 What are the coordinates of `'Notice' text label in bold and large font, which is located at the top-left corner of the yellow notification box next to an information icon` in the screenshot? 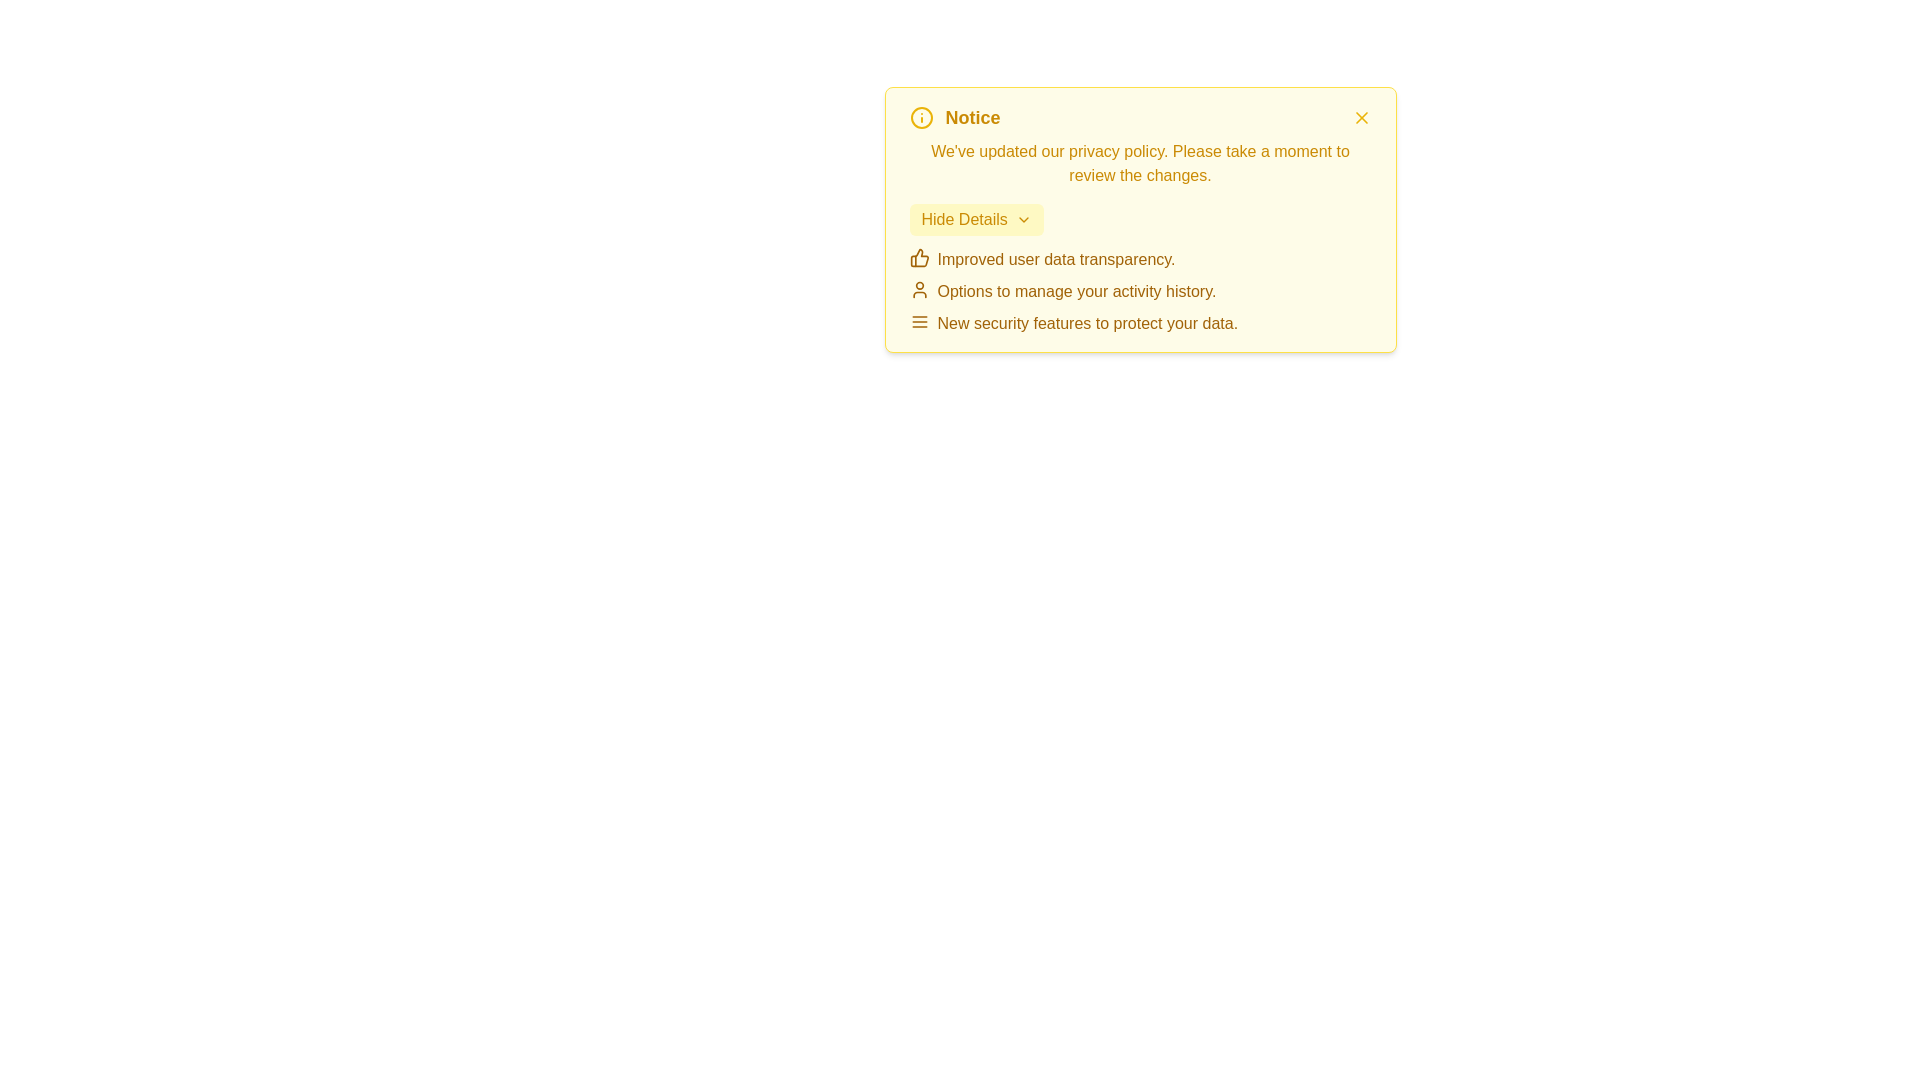 It's located at (954, 118).